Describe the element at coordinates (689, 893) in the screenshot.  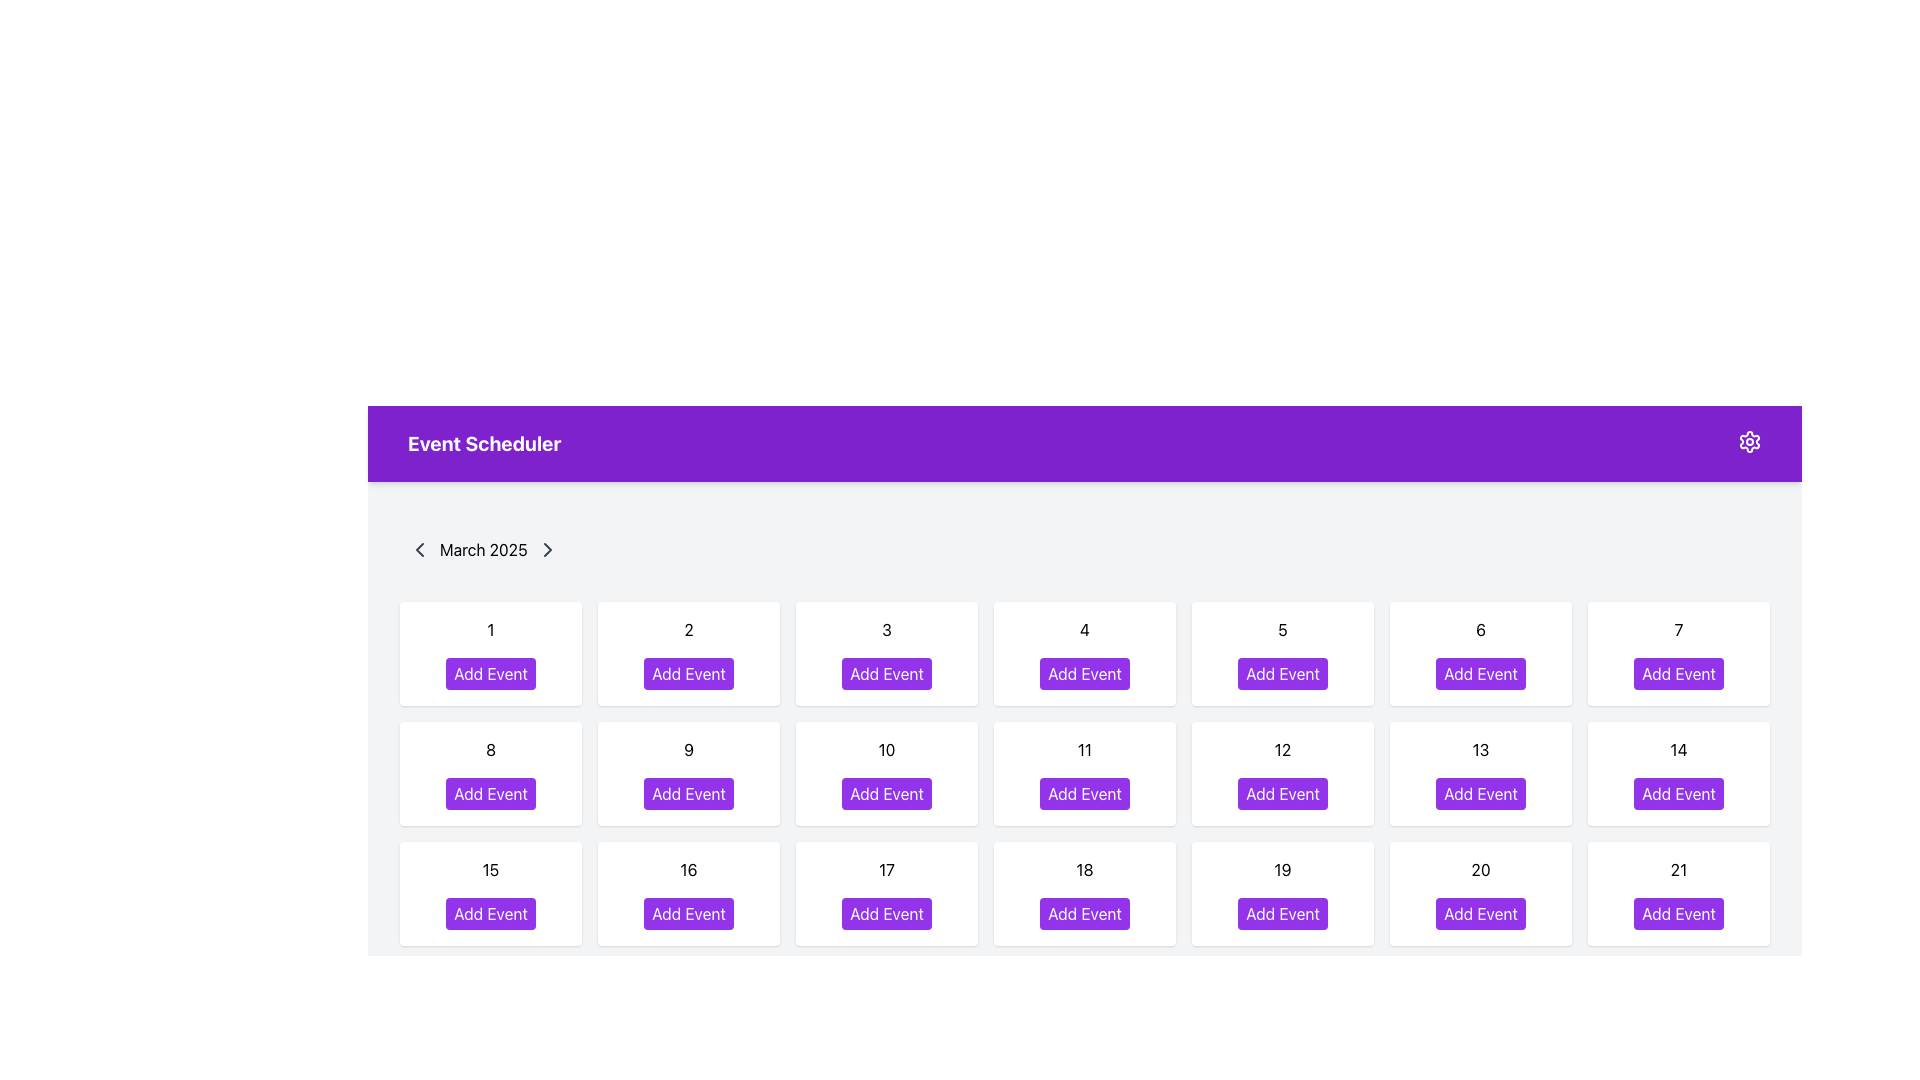
I see `the 'Add Event' button located within the Day cell displaying the number '16' in the event scheduler interface` at that location.